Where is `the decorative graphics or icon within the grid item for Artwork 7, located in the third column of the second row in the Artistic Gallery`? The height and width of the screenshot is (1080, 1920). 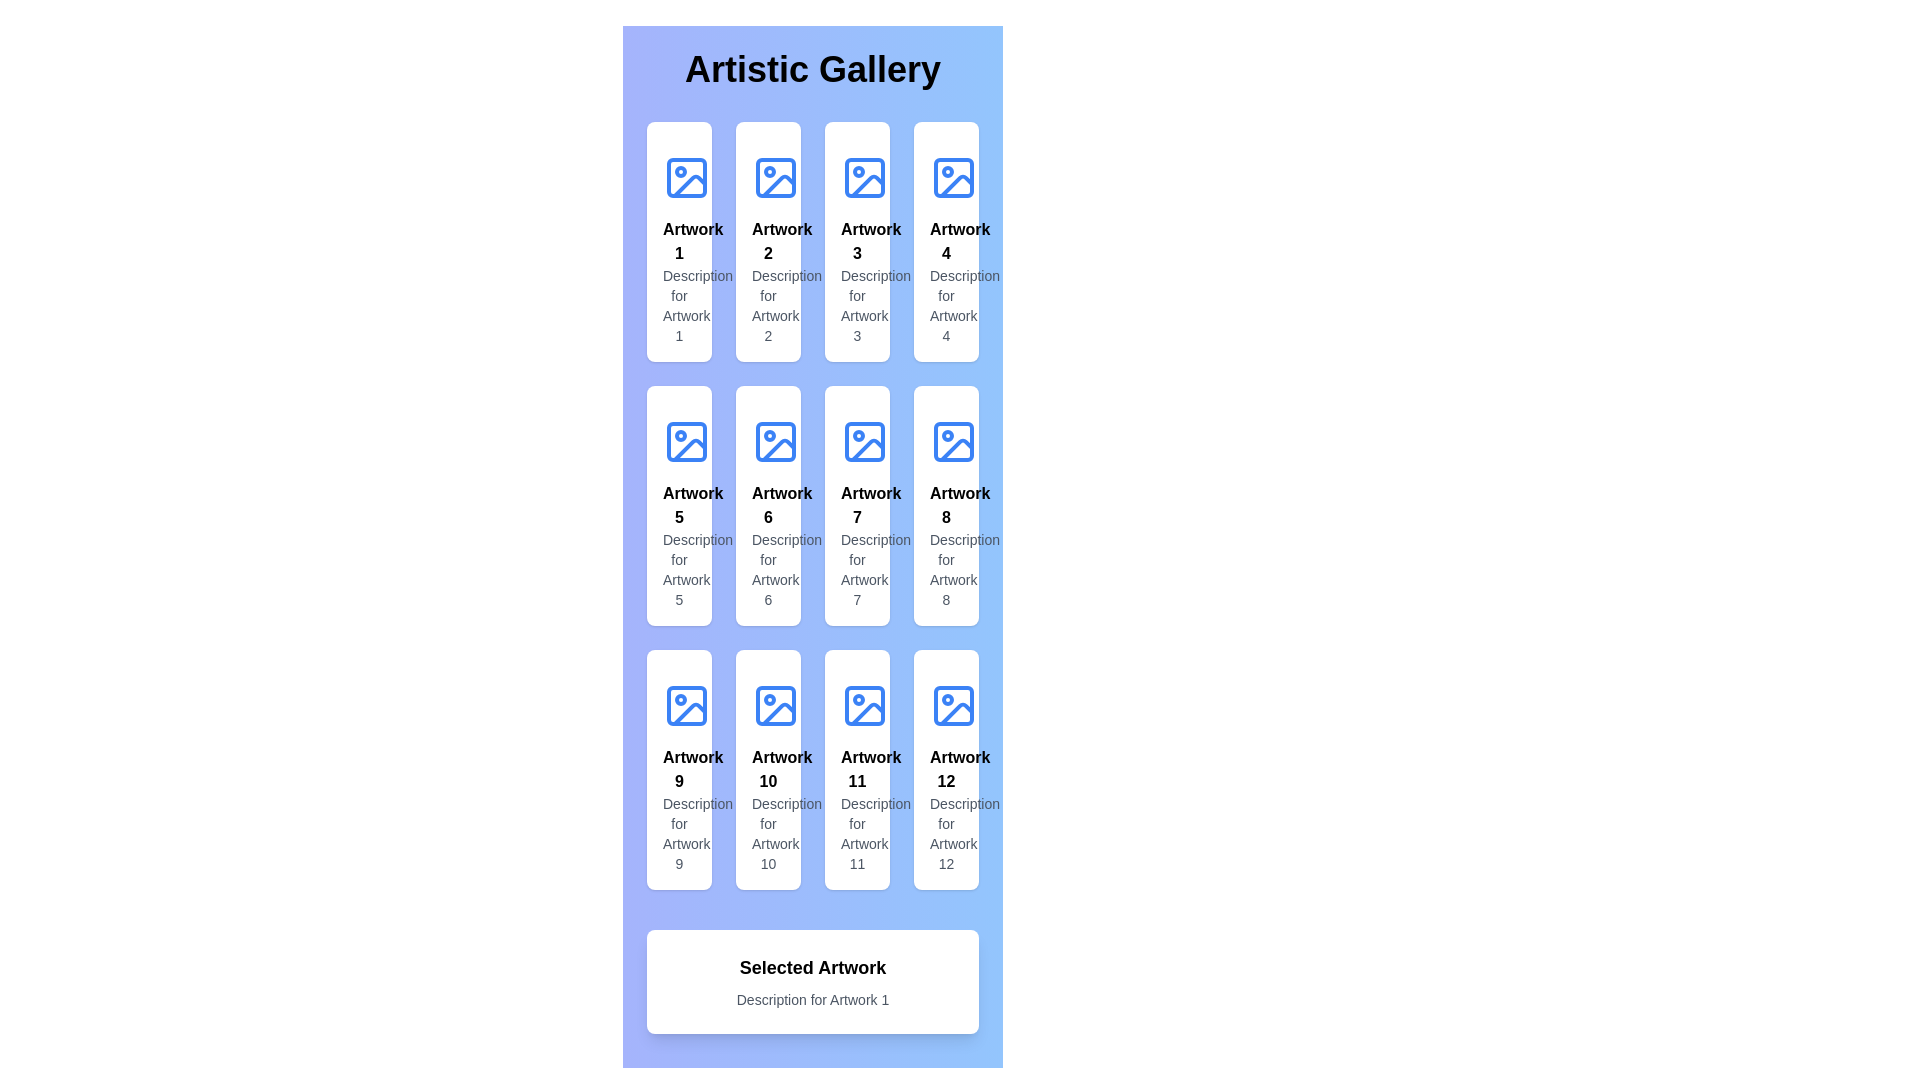 the decorative graphics or icon within the grid item for Artwork 7, located in the third column of the second row in the Artistic Gallery is located at coordinates (864, 441).